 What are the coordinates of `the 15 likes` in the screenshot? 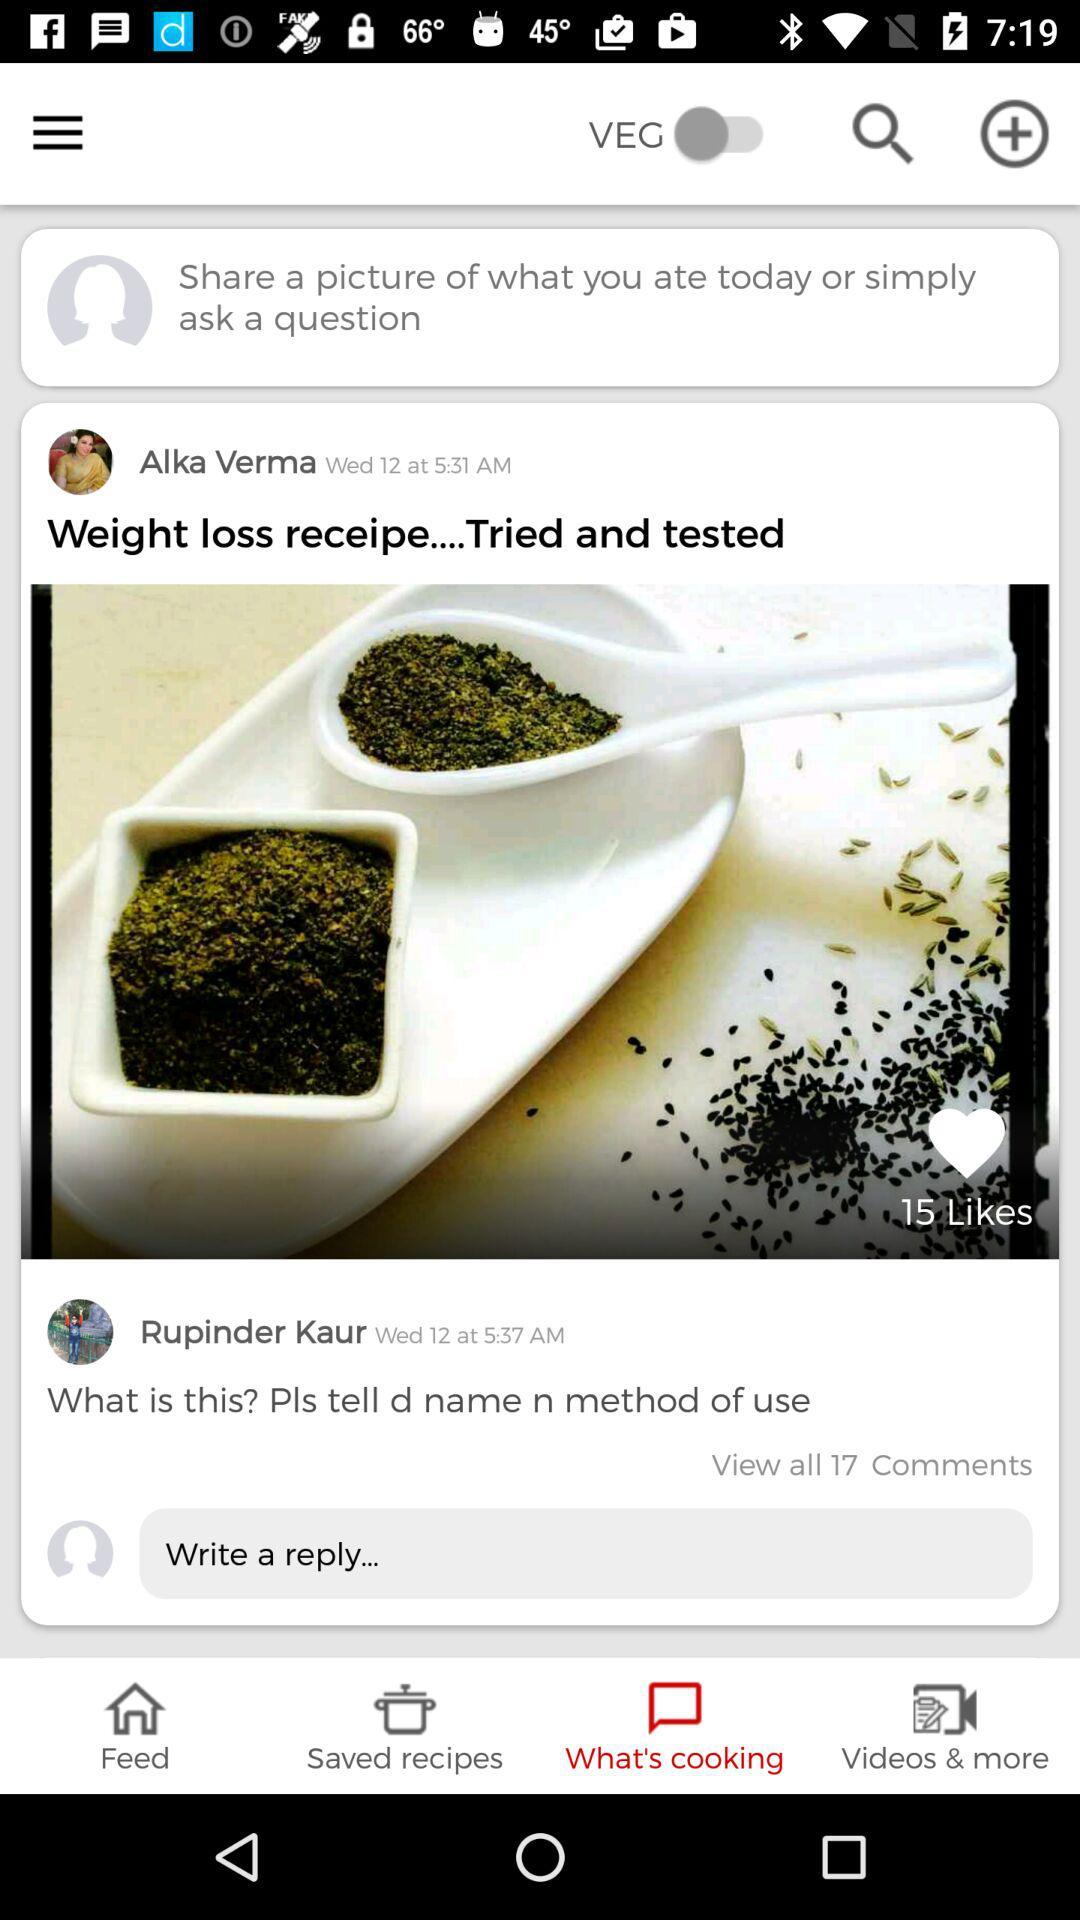 It's located at (966, 1165).